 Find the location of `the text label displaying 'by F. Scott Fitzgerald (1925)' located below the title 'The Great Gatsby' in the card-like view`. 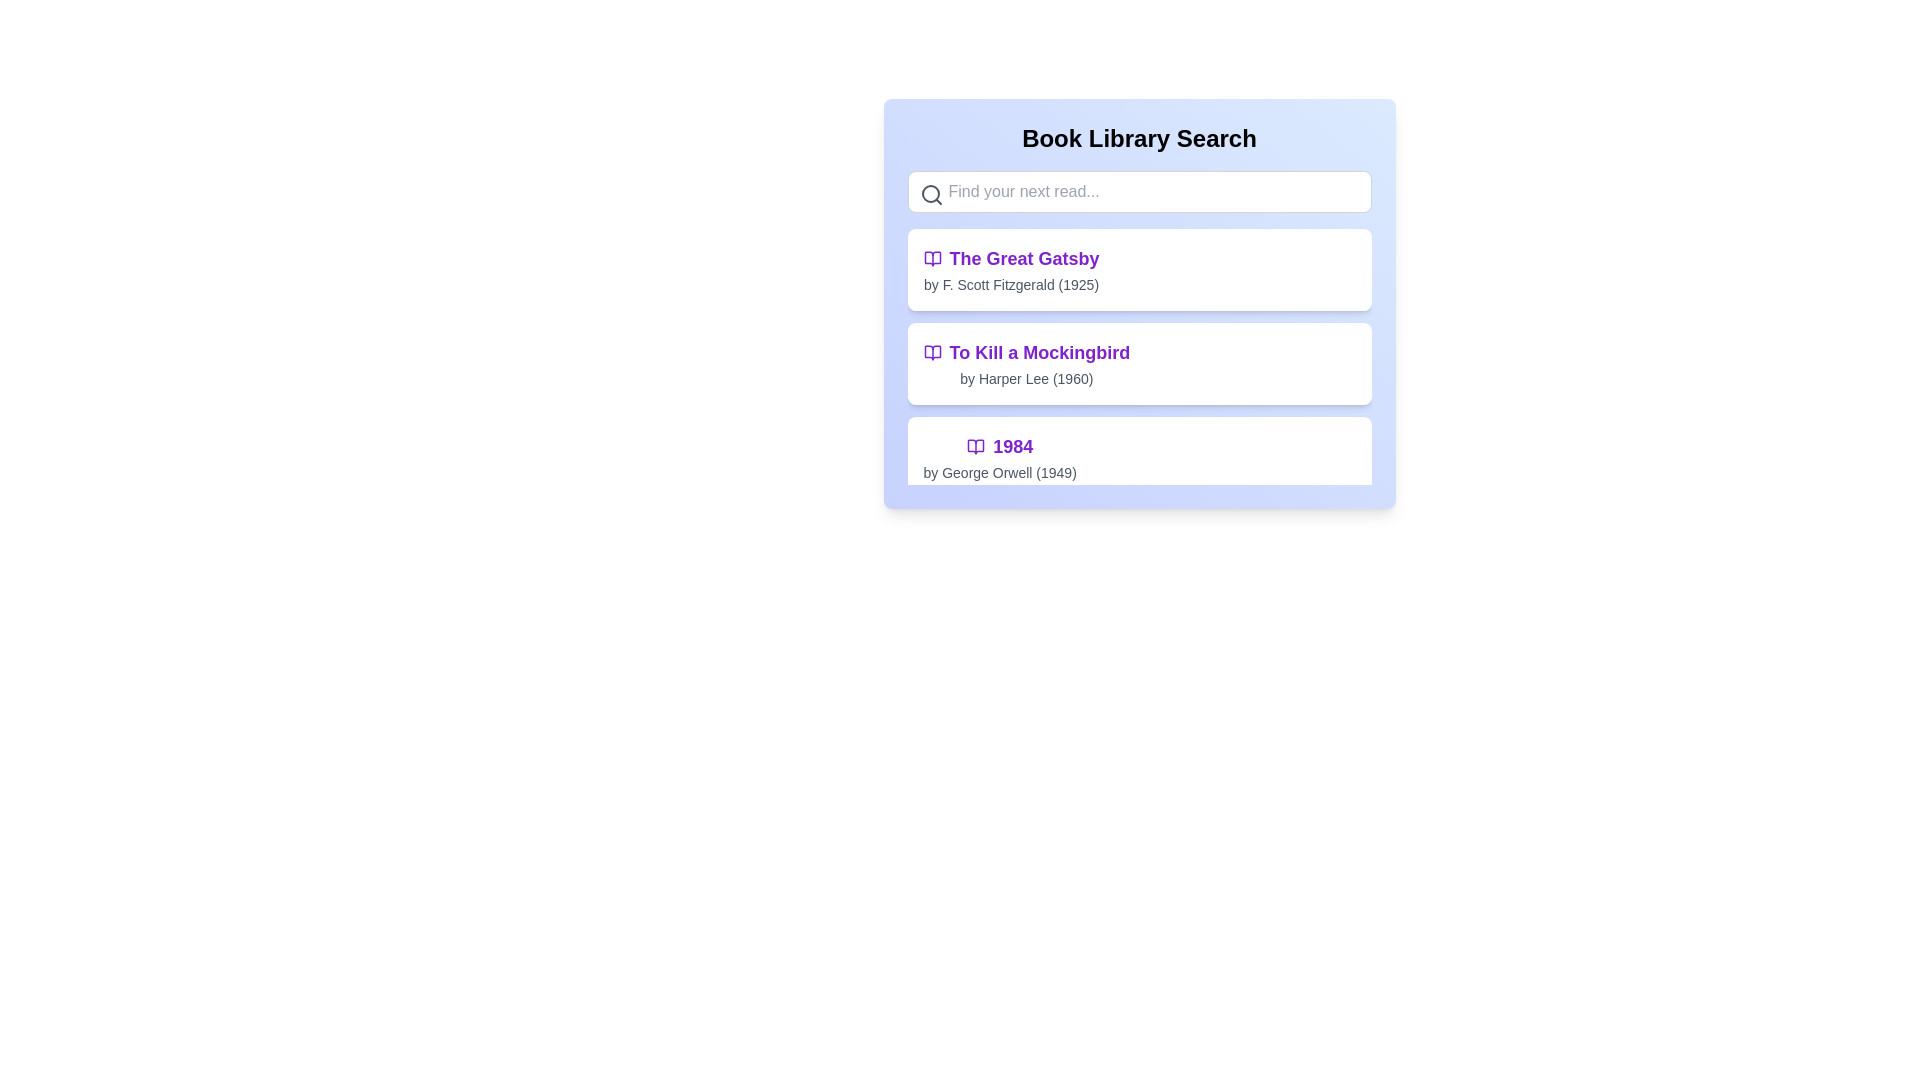

the text label displaying 'by F. Scott Fitzgerald (1925)' located below the title 'The Great Gatsby' in the card-like view is located at coordinates (1011, 285).